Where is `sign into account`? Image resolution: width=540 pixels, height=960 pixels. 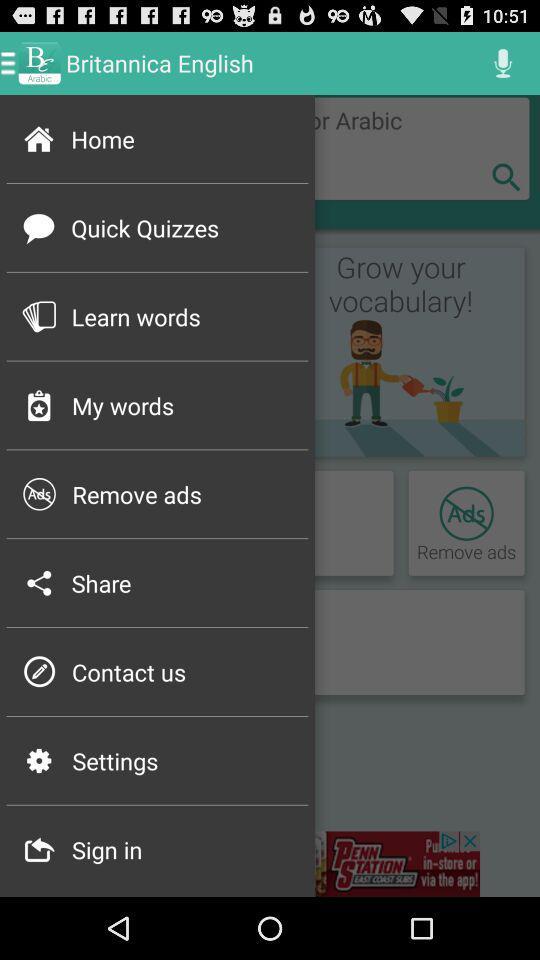
sign into account is located at coordinates (270, 863).